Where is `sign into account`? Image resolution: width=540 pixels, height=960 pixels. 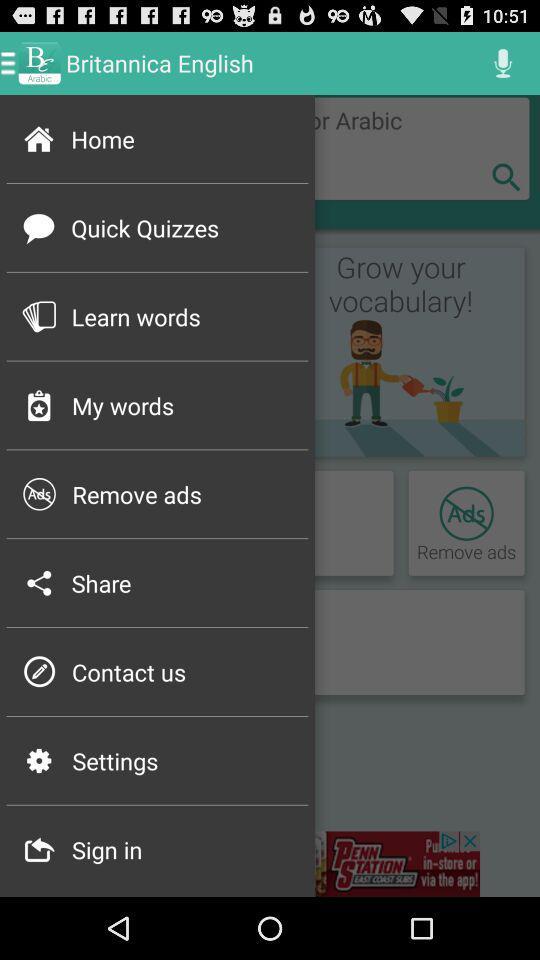
sign into account is located at coordinates (270, 863).